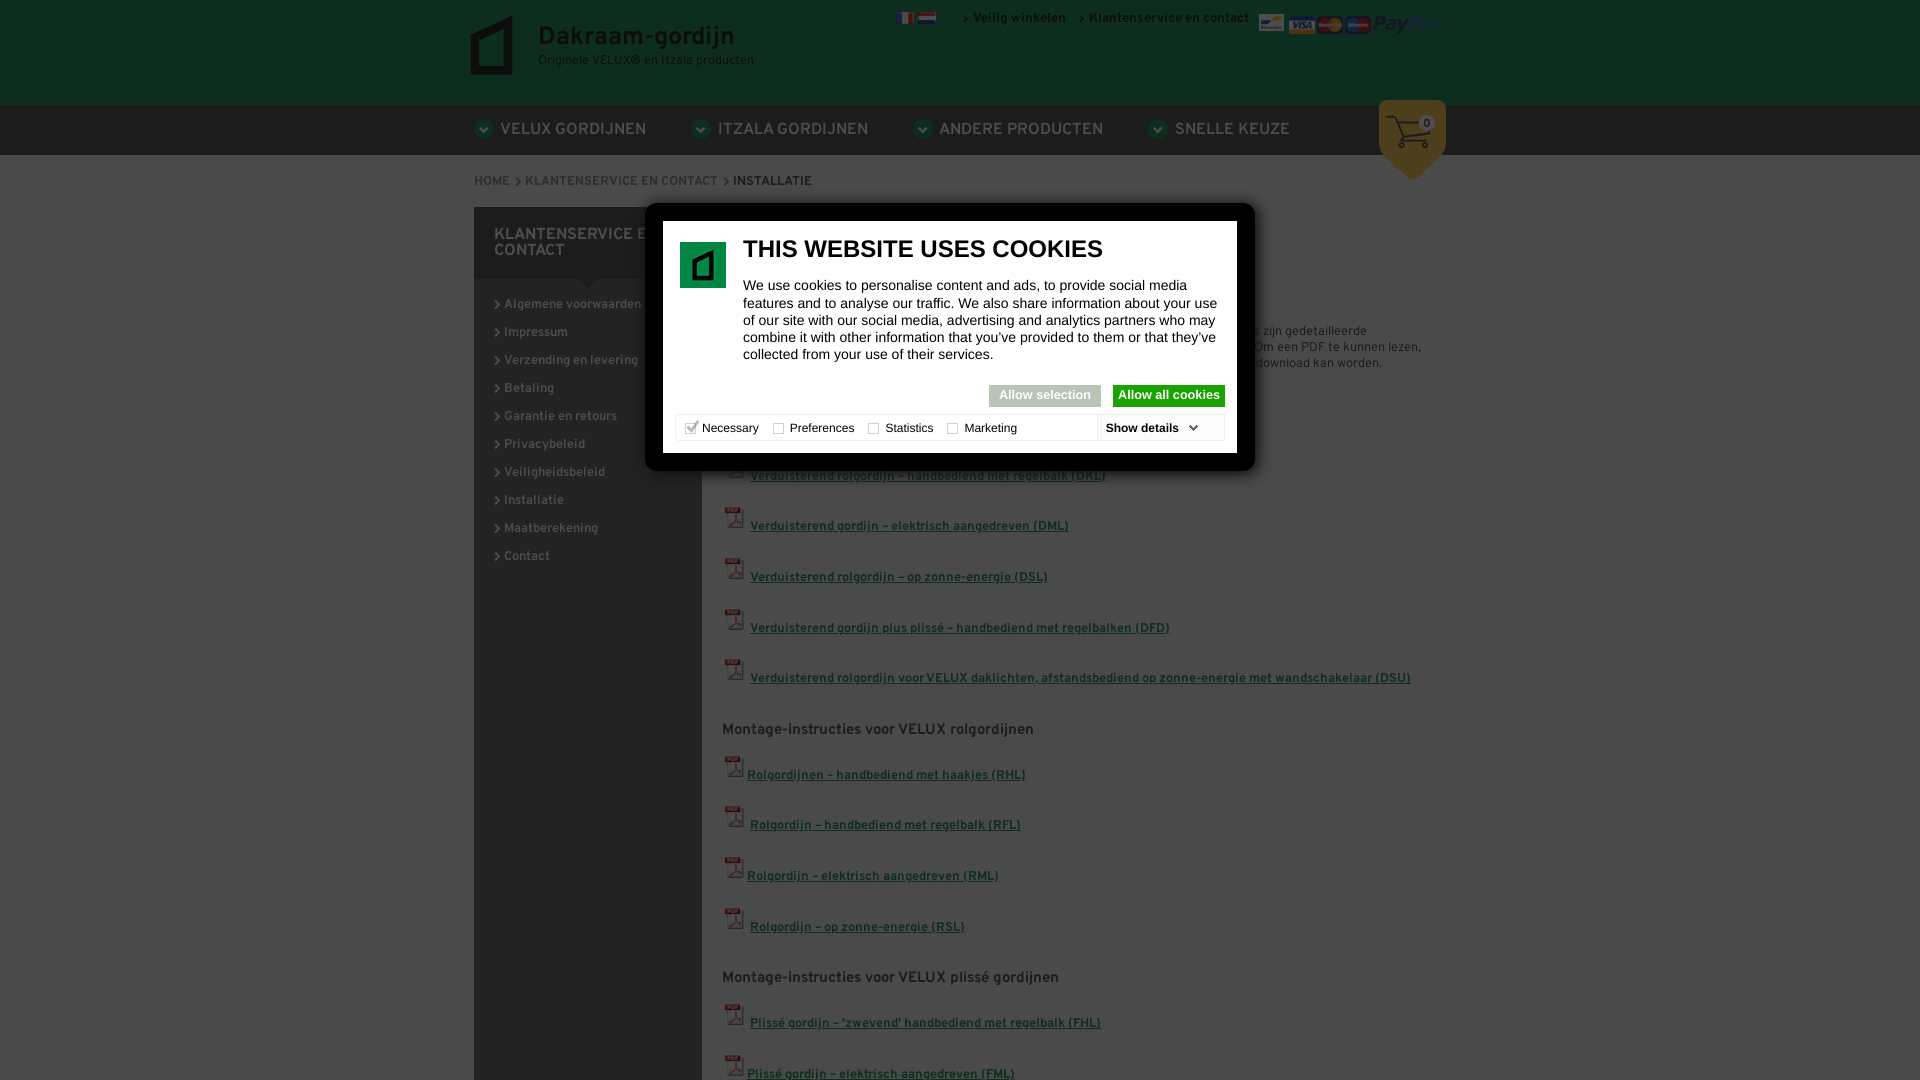  Describe the element at coordinates (527, 556) in the screenshot. I see `'Contact'` at that location.